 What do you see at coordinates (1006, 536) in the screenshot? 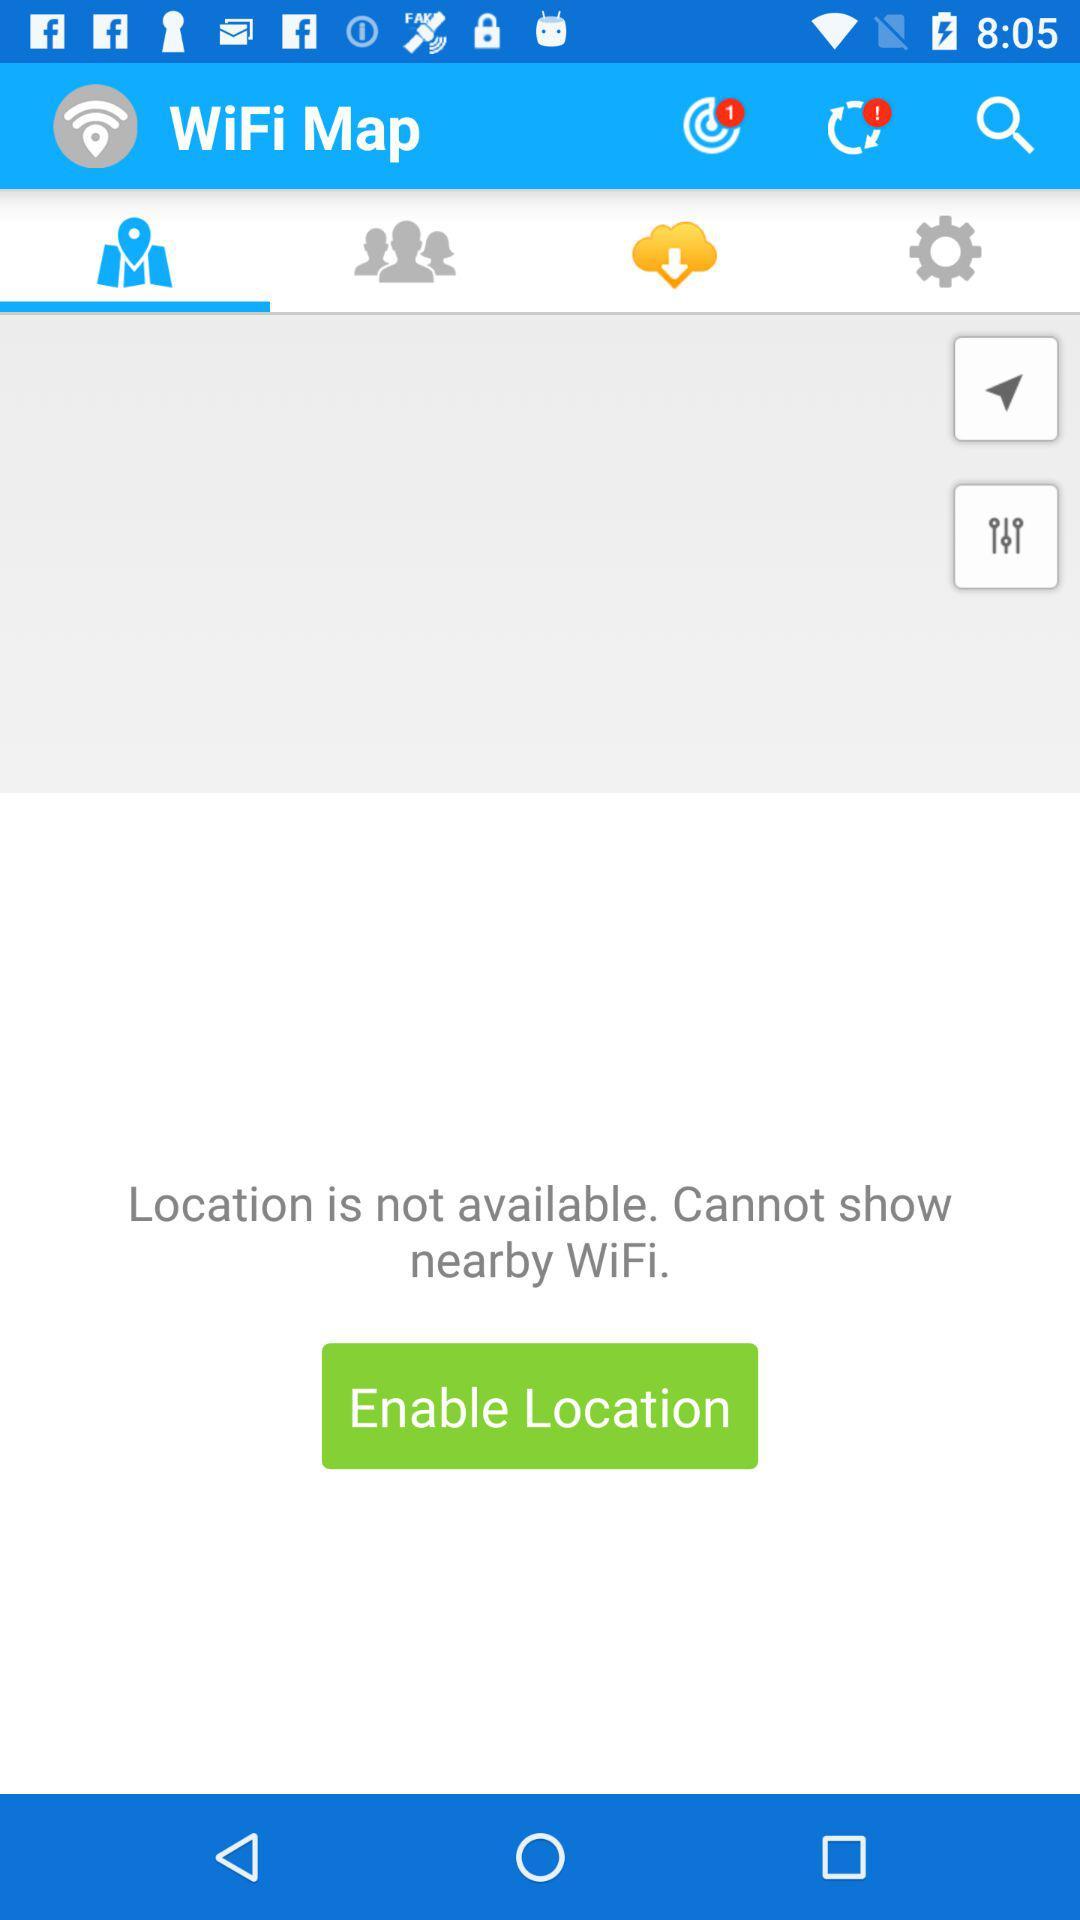
I see `settings` at bounding box center [1006, 536].